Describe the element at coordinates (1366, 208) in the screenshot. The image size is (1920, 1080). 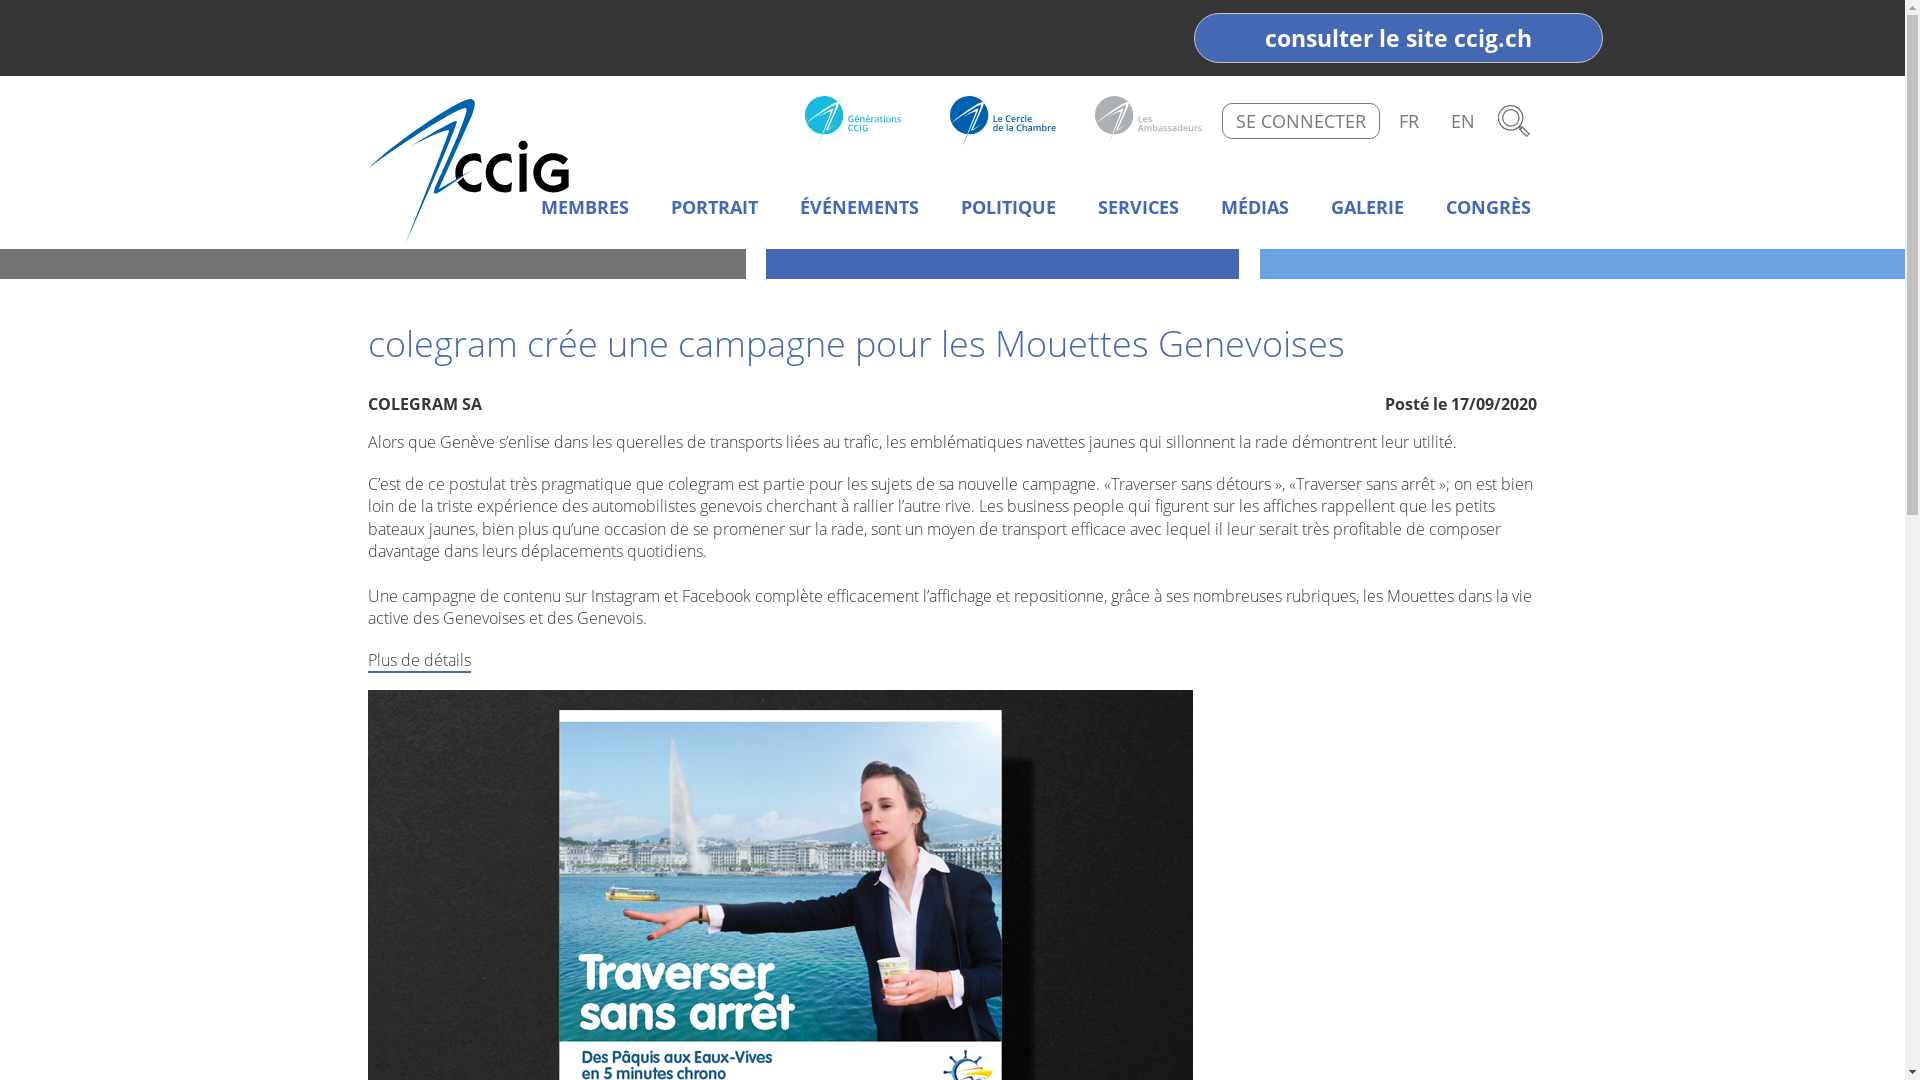
I see `'GALERIE'` at that location.